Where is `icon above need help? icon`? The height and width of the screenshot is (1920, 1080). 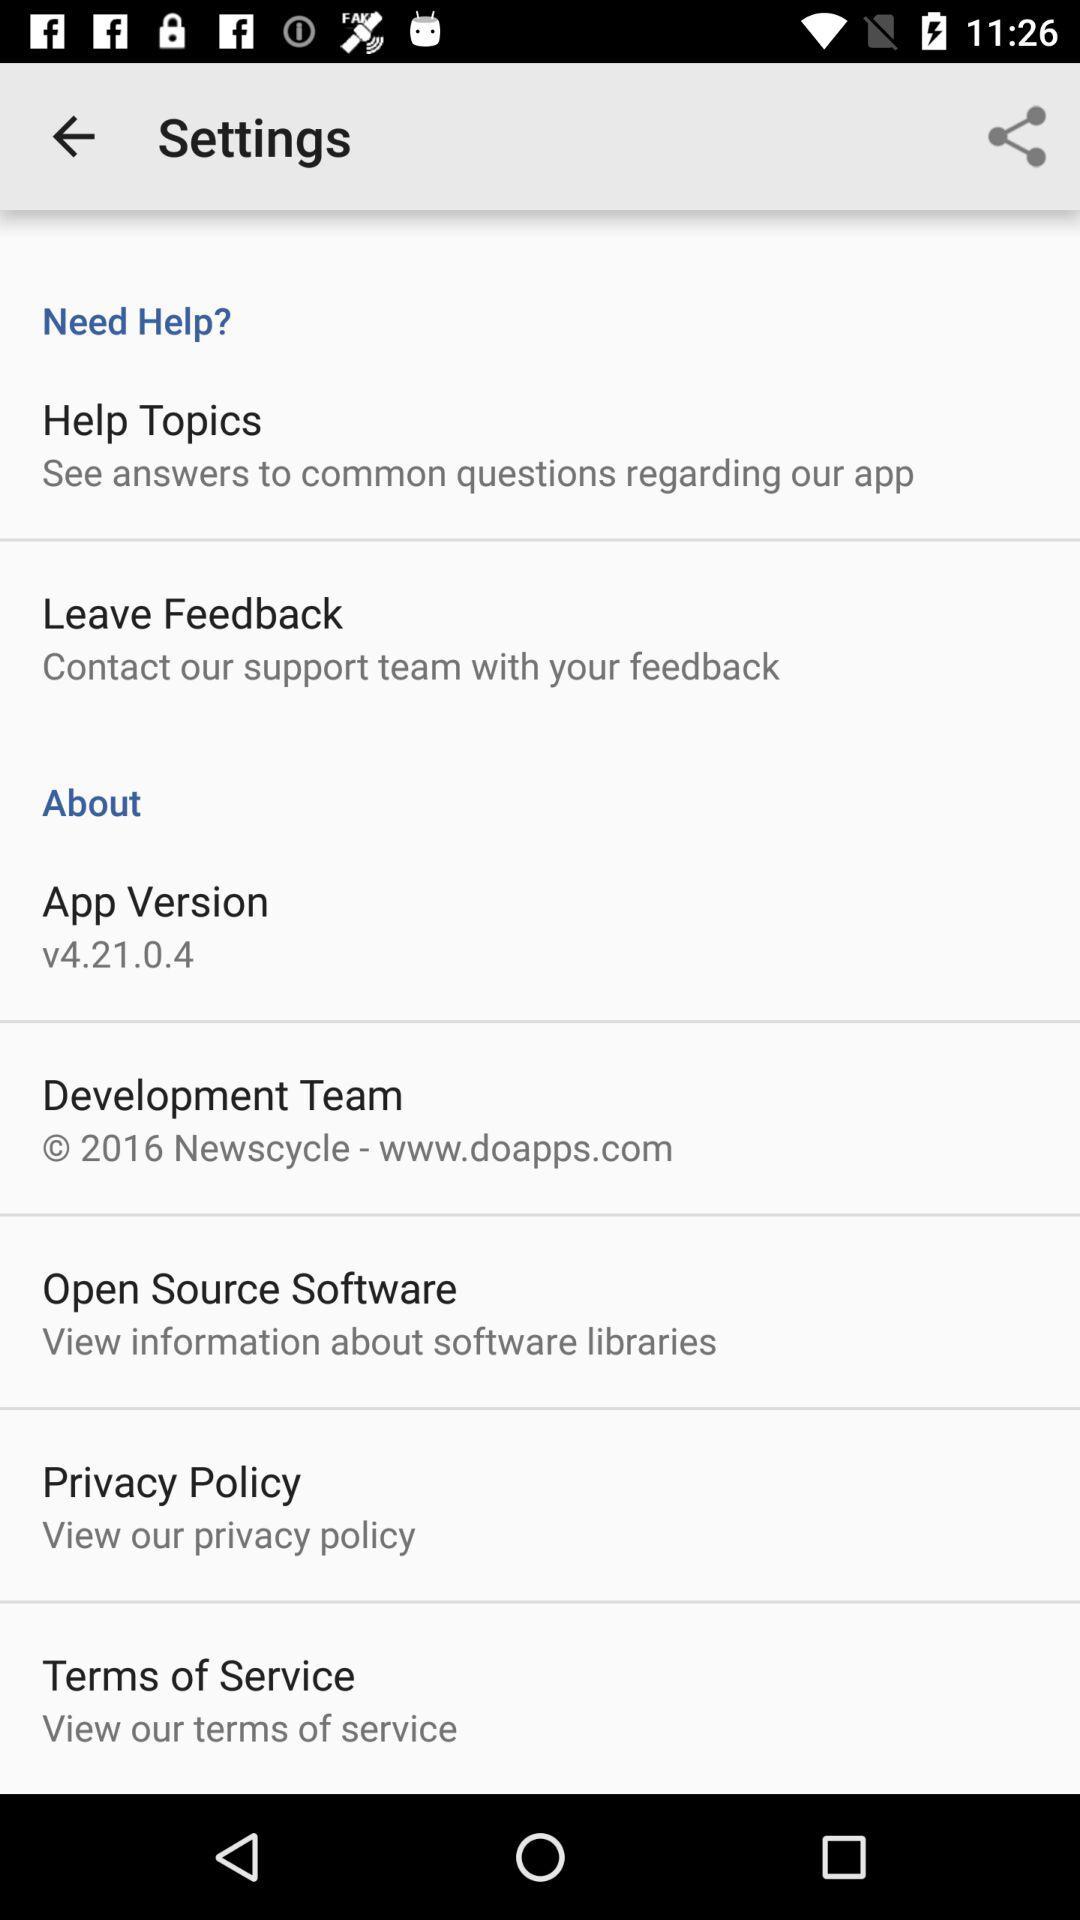
icon above need help? icon is located at coordinates (1017, 135).